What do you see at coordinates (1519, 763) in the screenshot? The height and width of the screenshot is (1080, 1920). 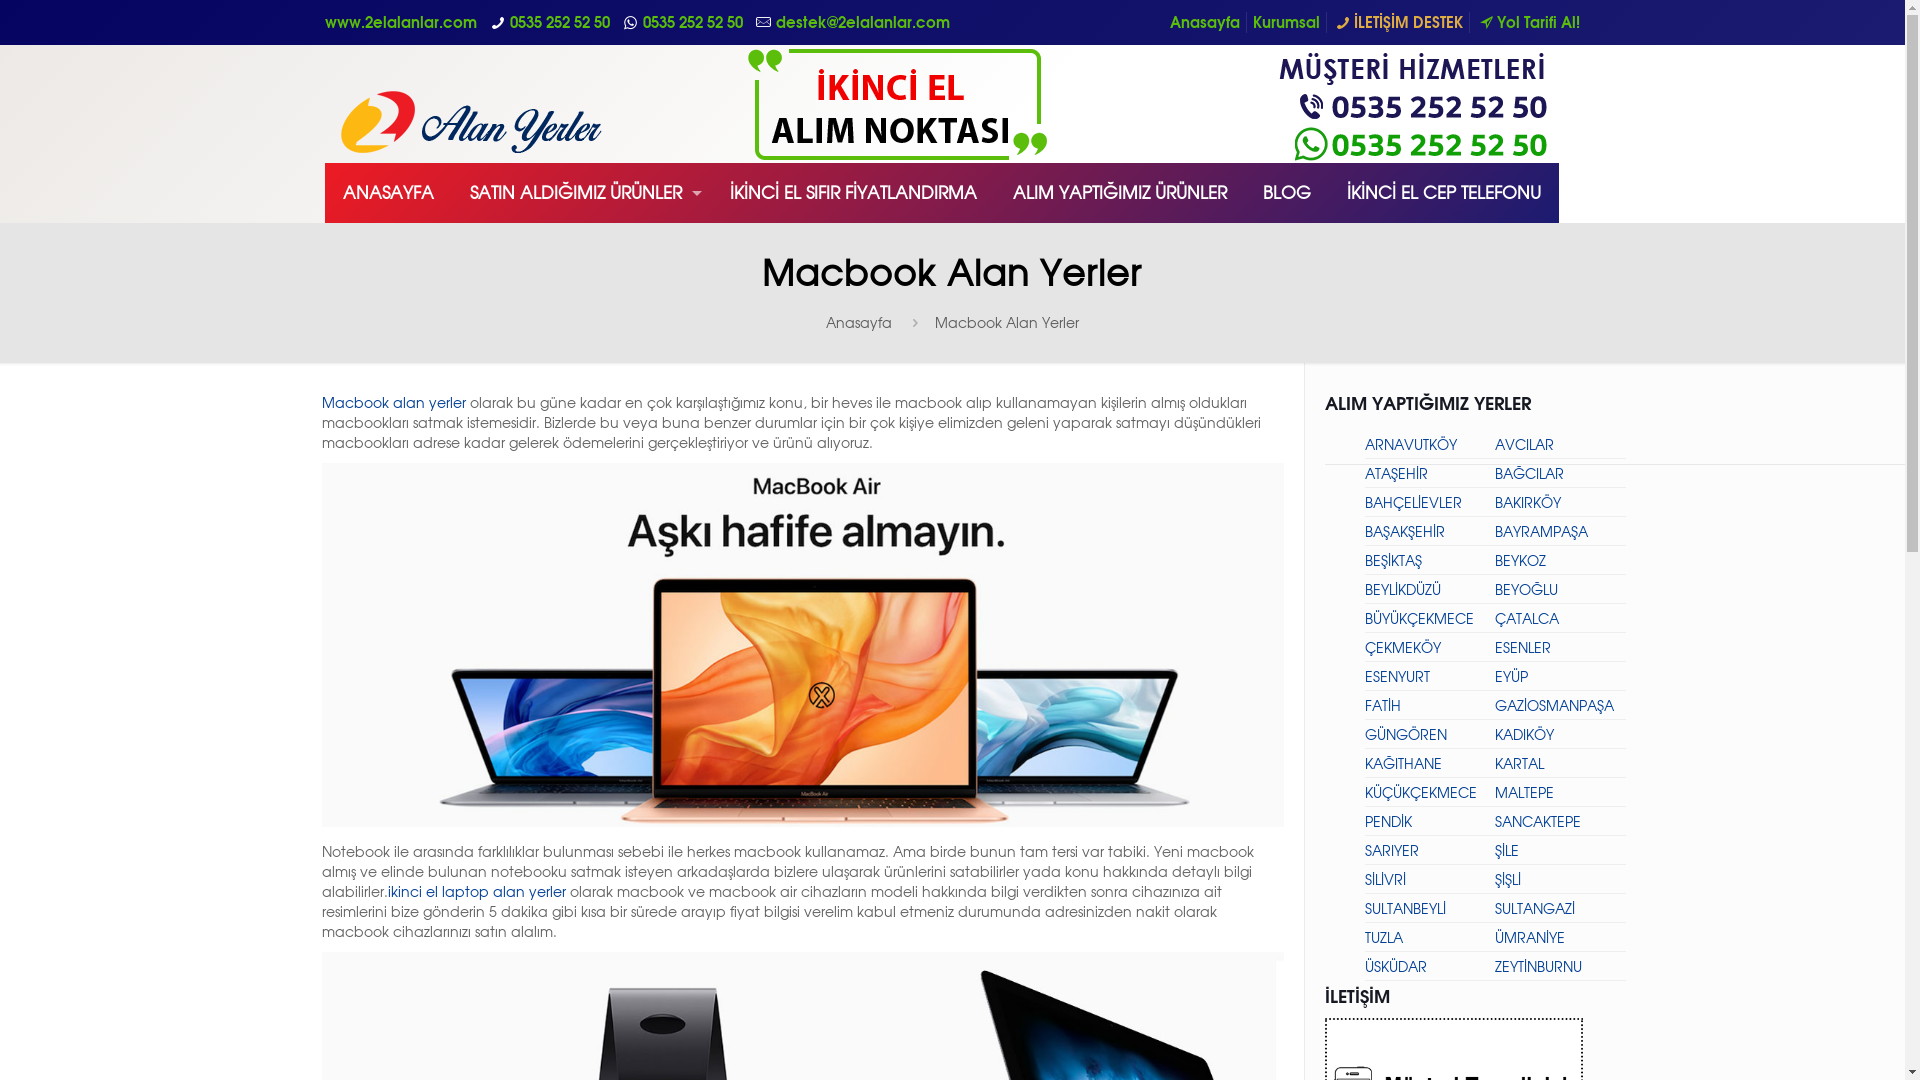 I see `'KARTAL'` at bounding box center [1519, 763].